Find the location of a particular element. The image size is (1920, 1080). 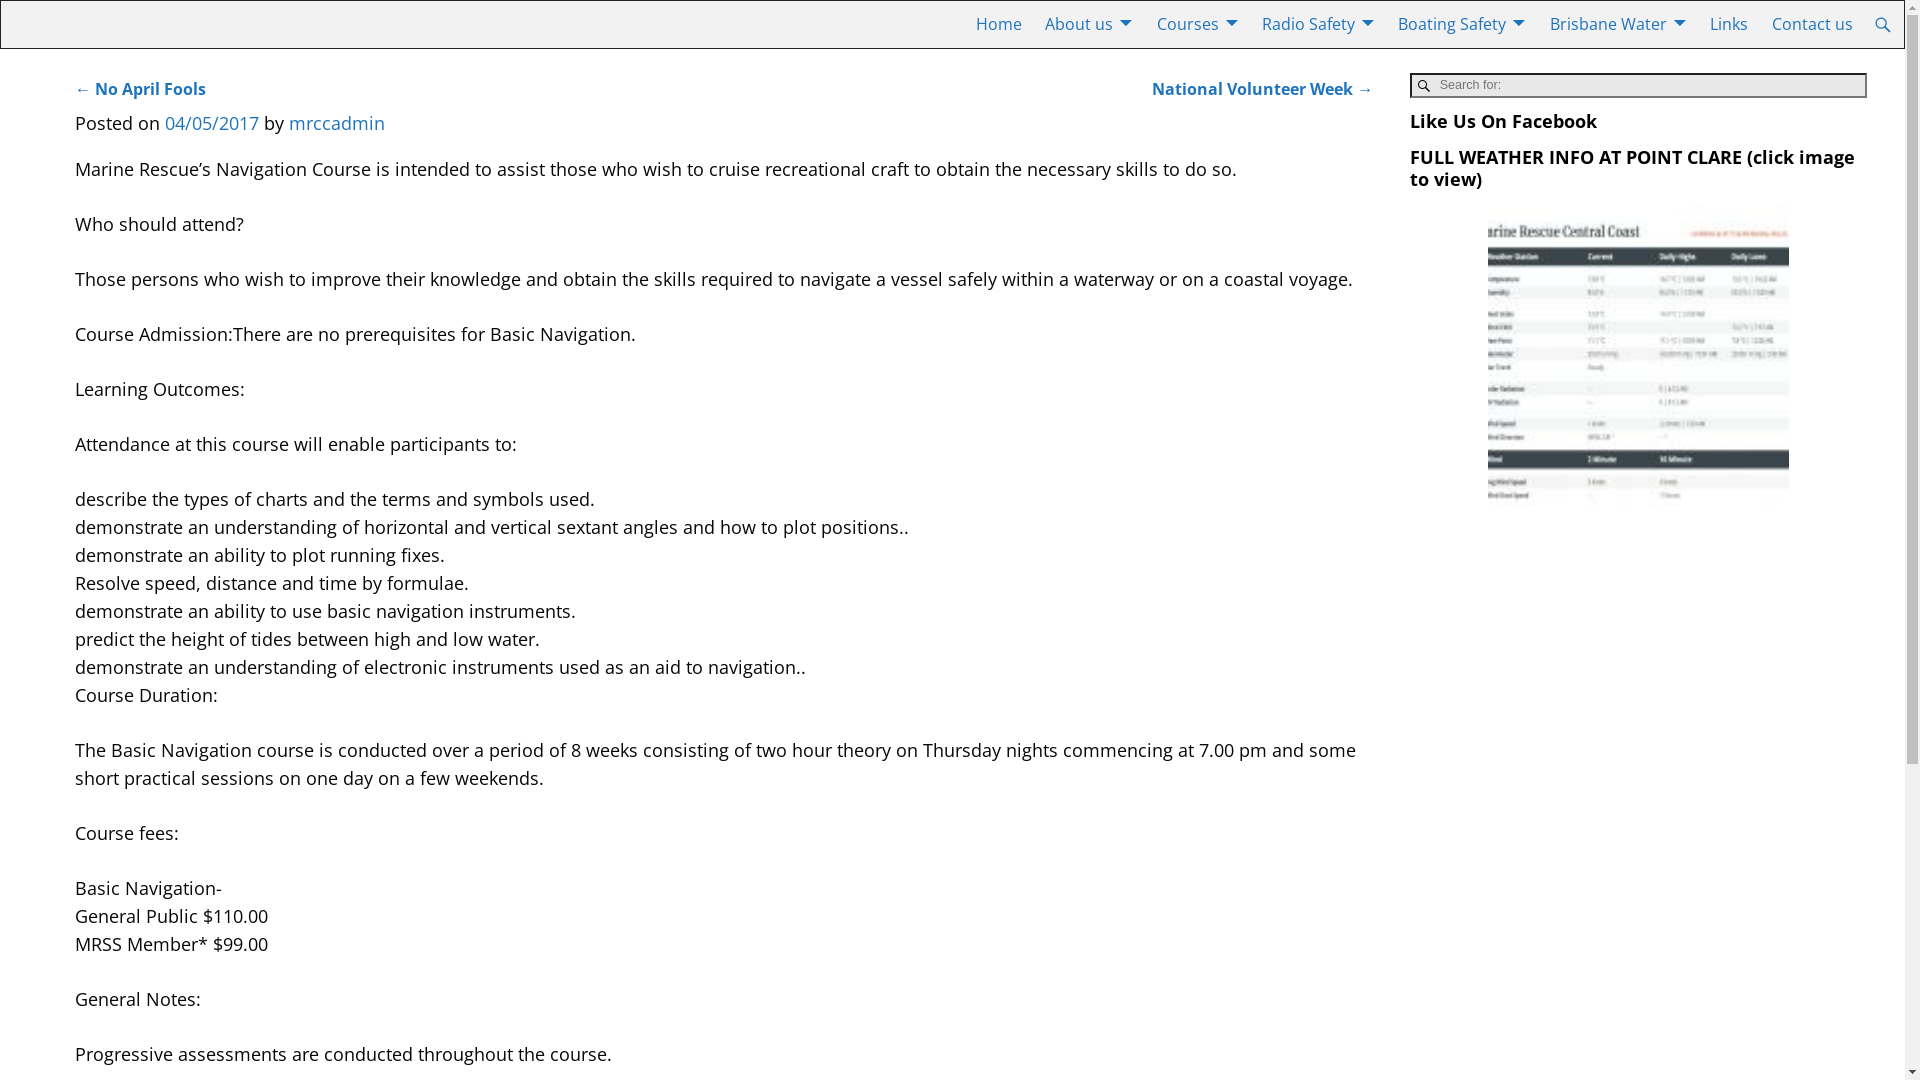

'Boating Safety' is located at coordinates (1462, 24).